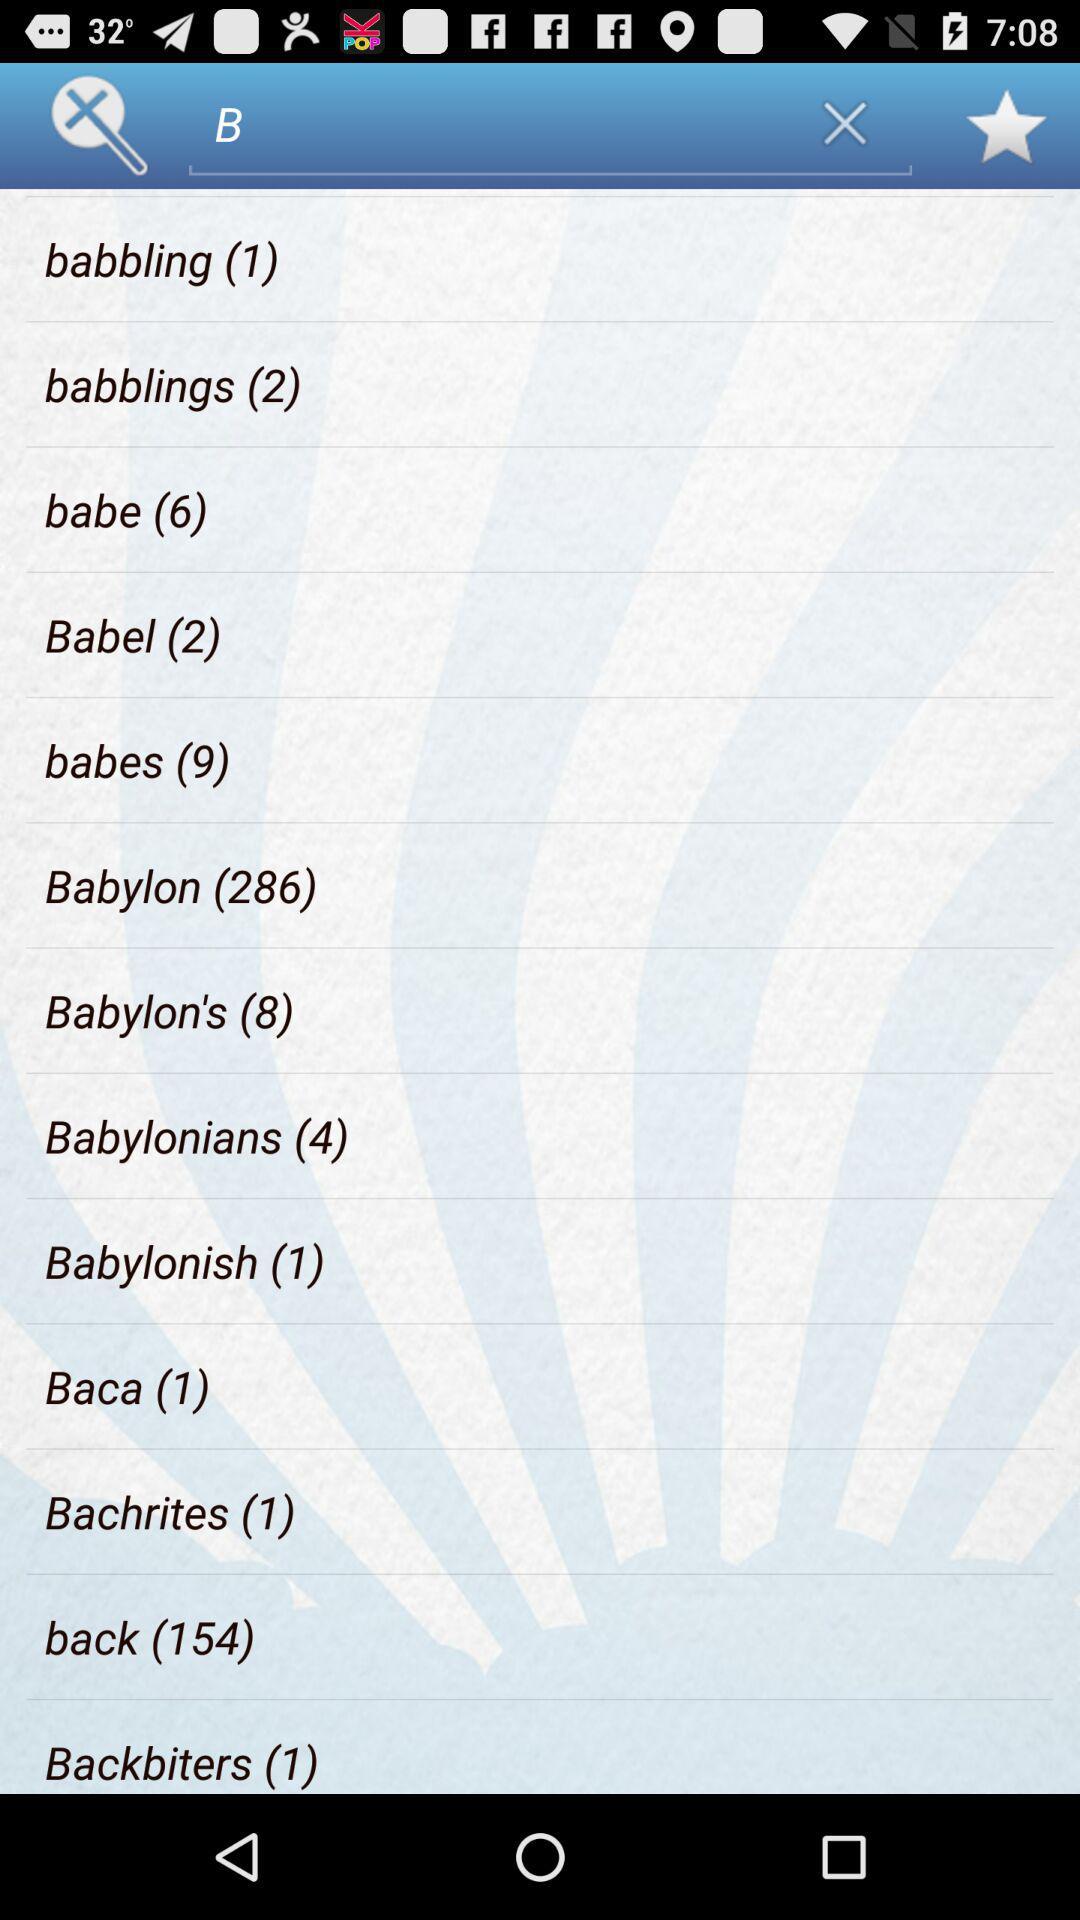 This screenshot has width=1080, height=1920. Describe the element at coordinates (142, 192) in the screenshot. I see `item above babbling (1) icon` at that location.